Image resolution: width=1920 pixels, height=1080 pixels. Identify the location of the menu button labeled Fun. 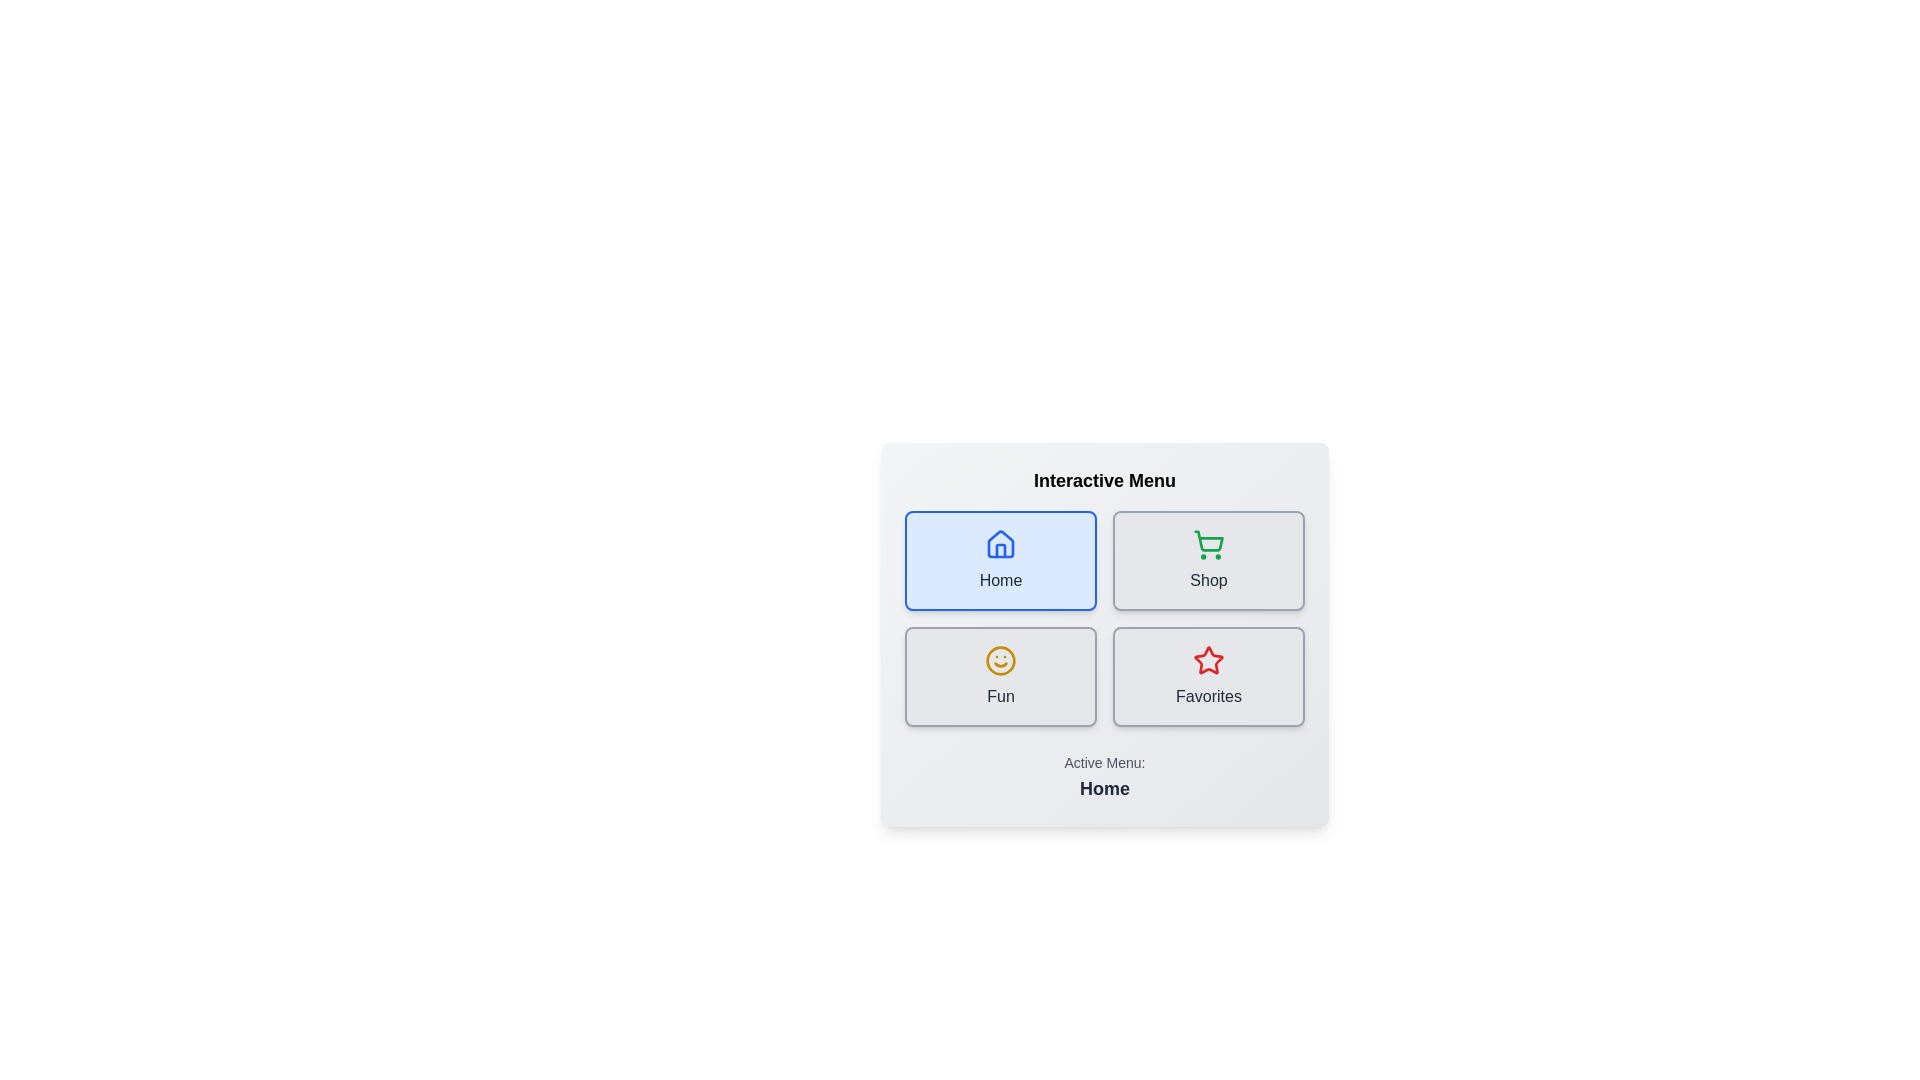
(1001, 676).